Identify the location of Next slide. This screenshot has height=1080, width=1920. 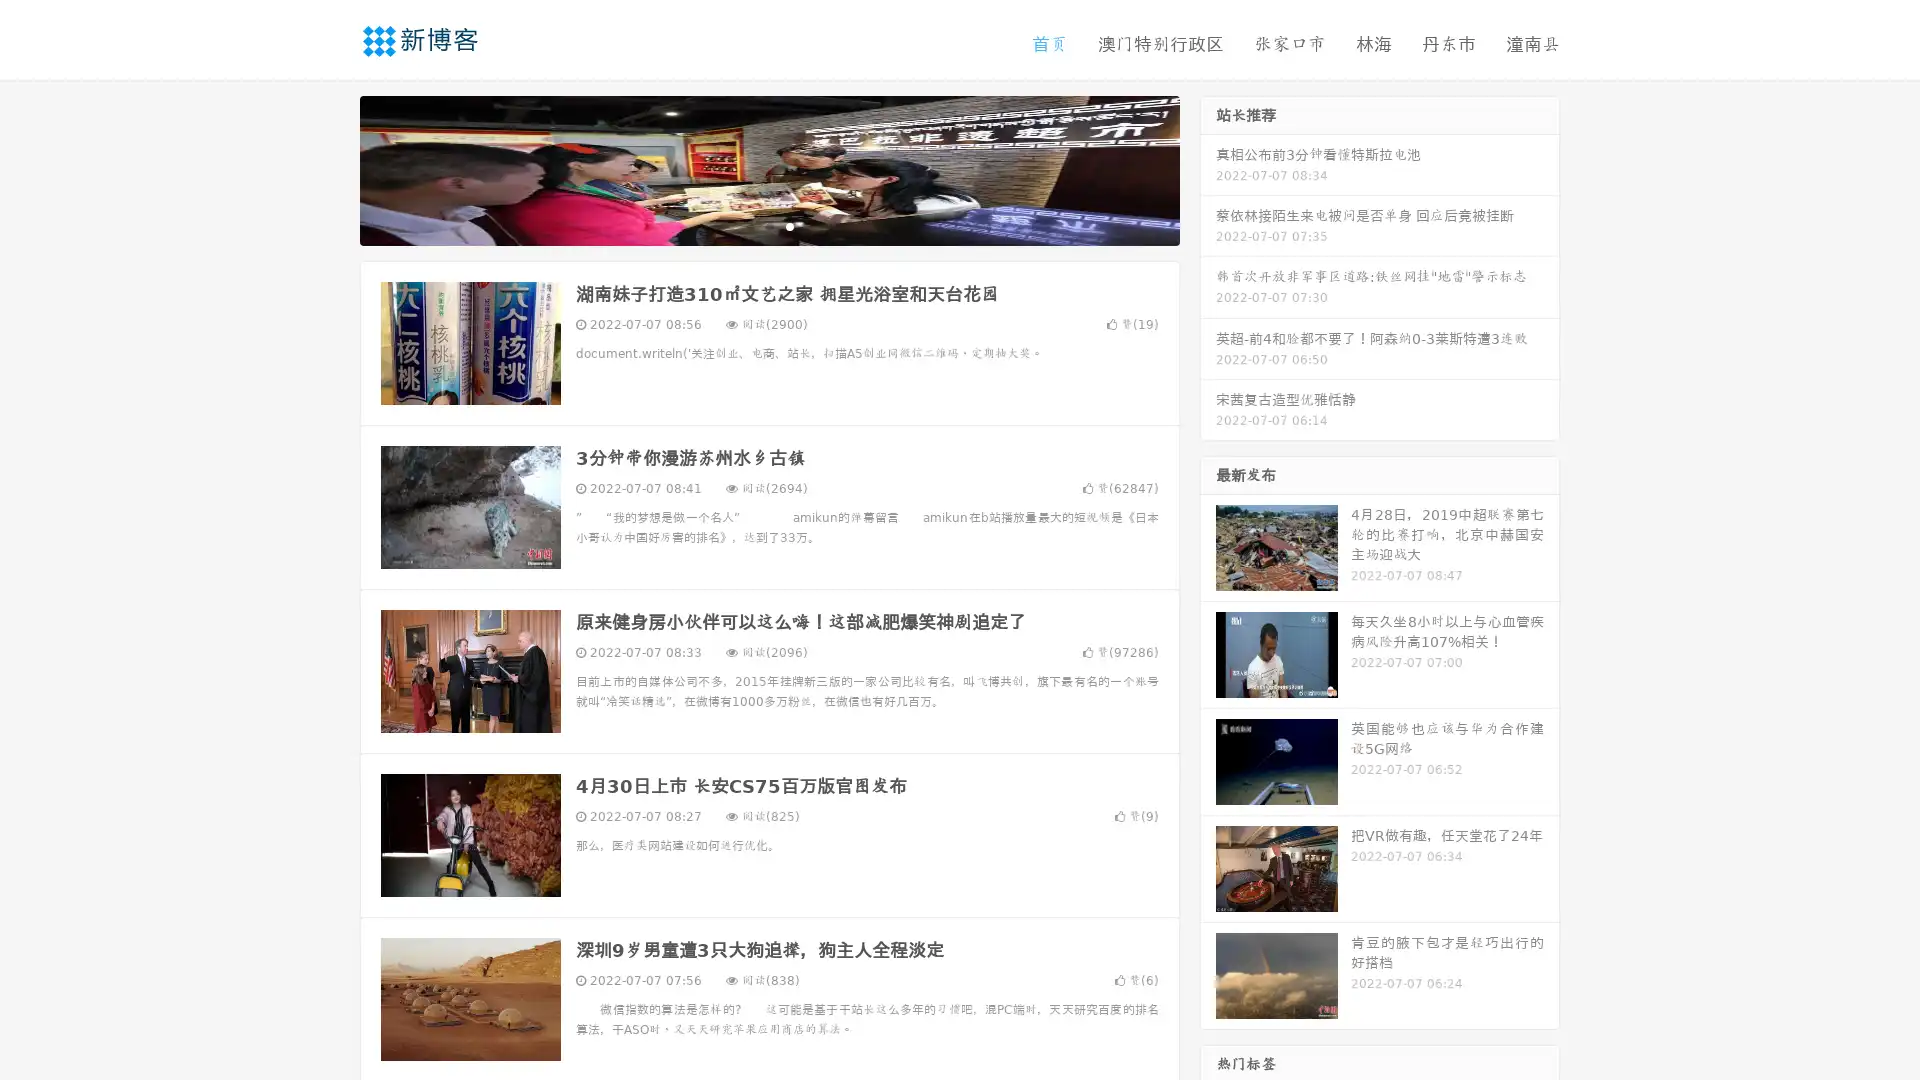
(1208, 168).